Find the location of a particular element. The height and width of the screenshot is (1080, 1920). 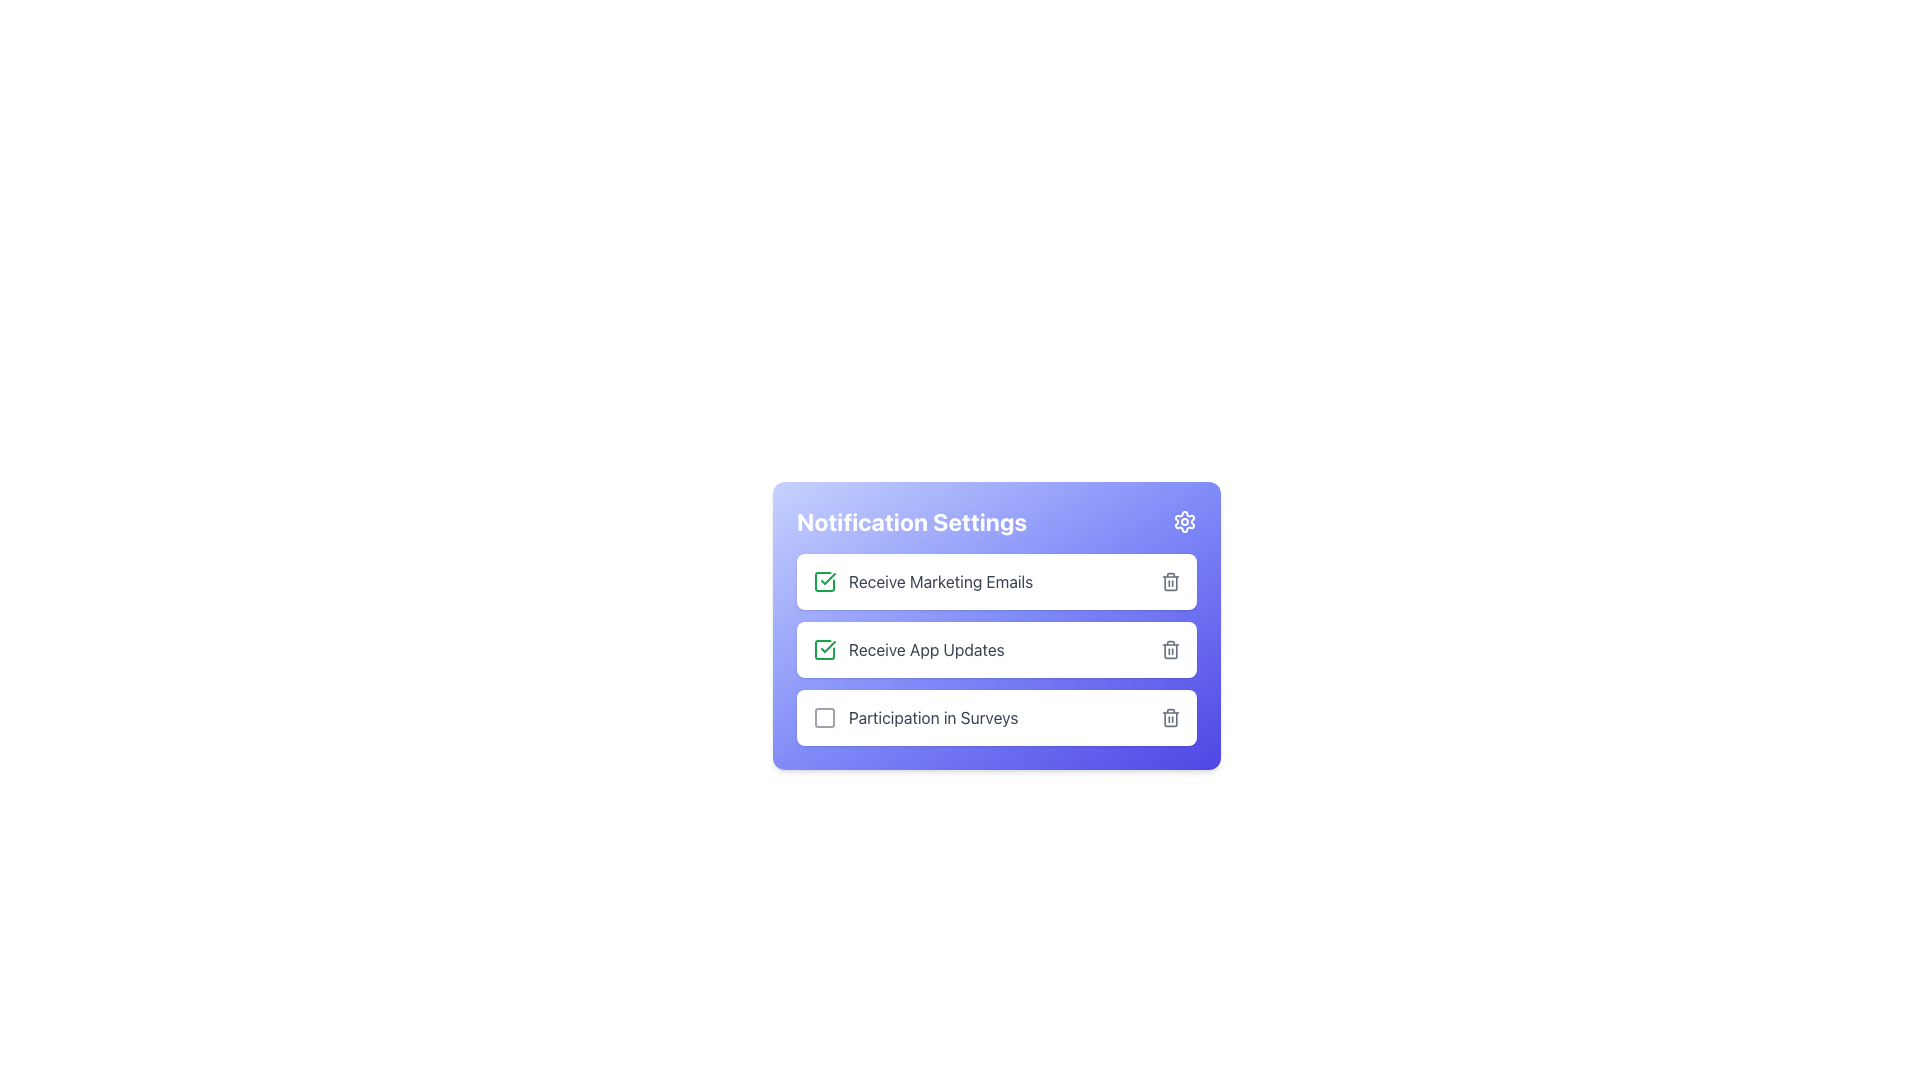

the delete icon button located to the far right of the 'Receive App Updates' row in the 'Notification Settings' panel is located at coordinates (1171, 650).